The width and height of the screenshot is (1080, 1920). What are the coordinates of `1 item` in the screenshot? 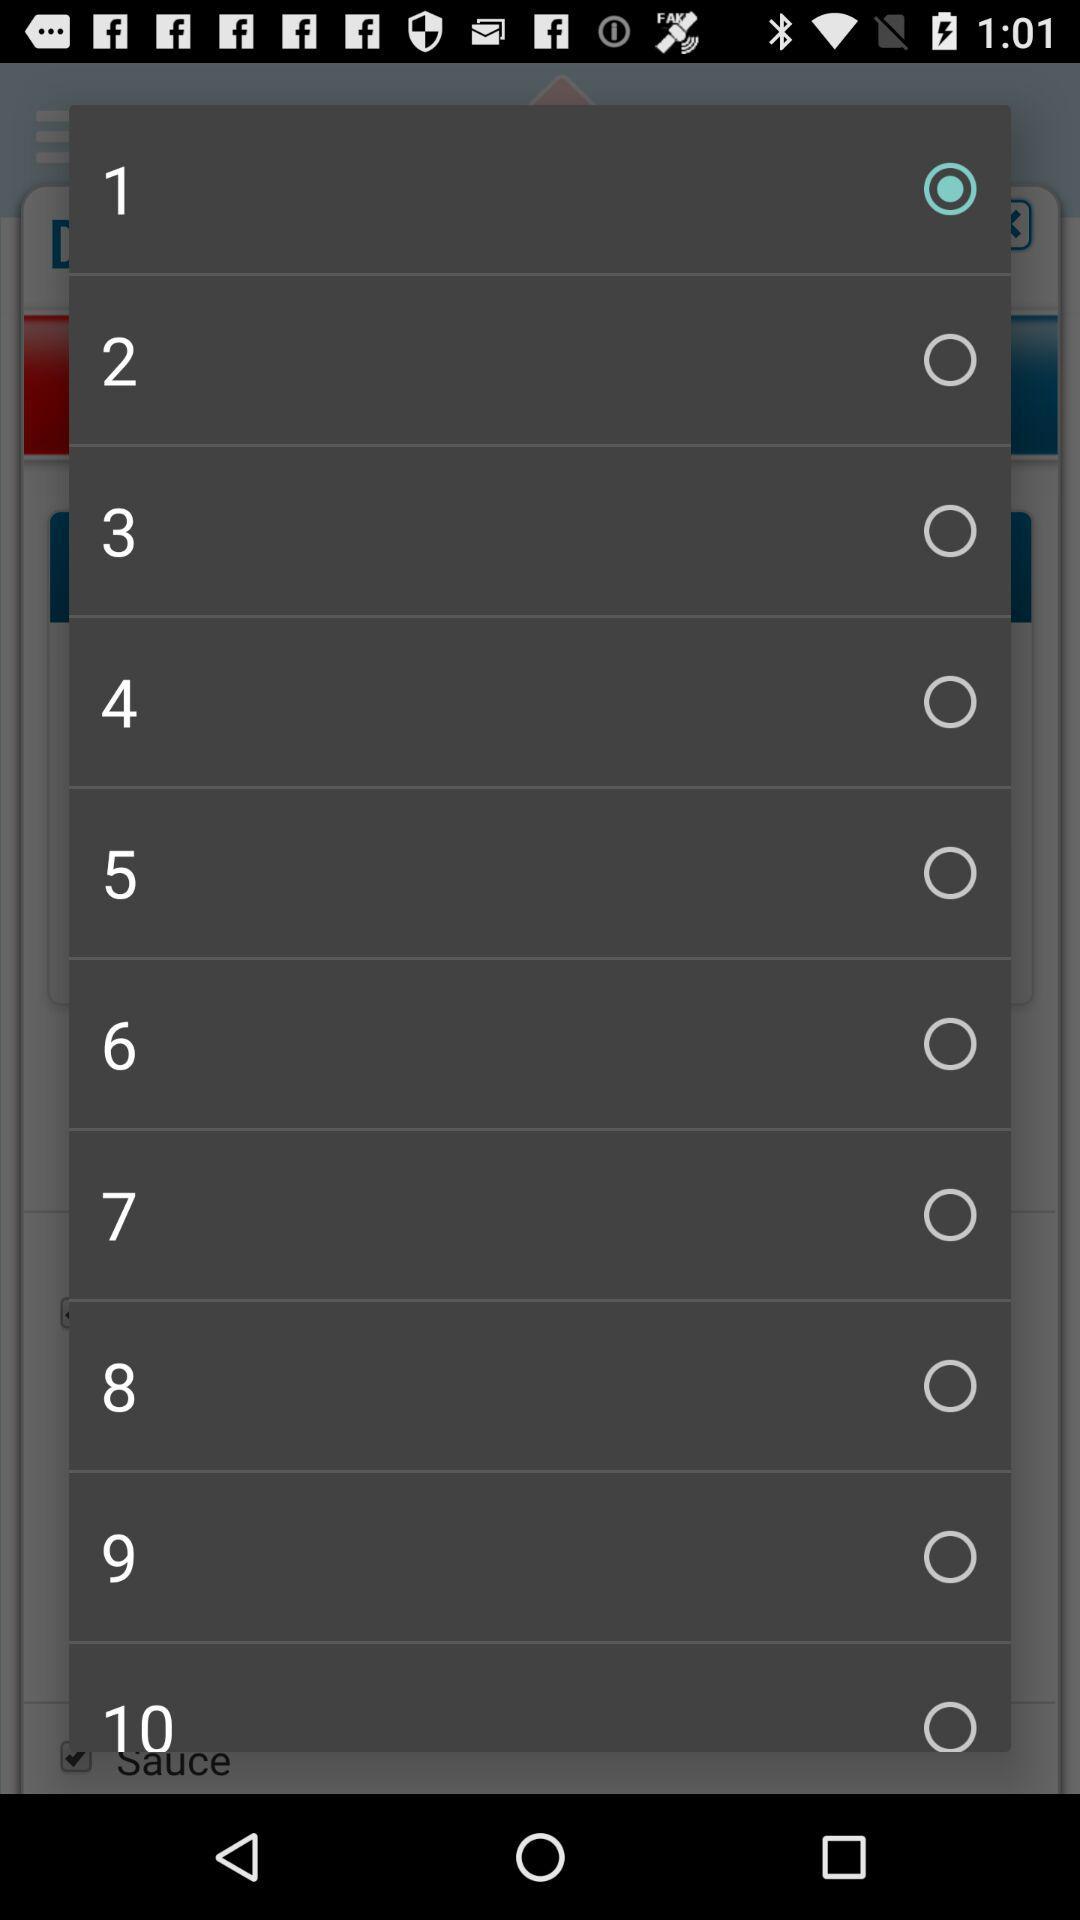 It's located at (540, 188).